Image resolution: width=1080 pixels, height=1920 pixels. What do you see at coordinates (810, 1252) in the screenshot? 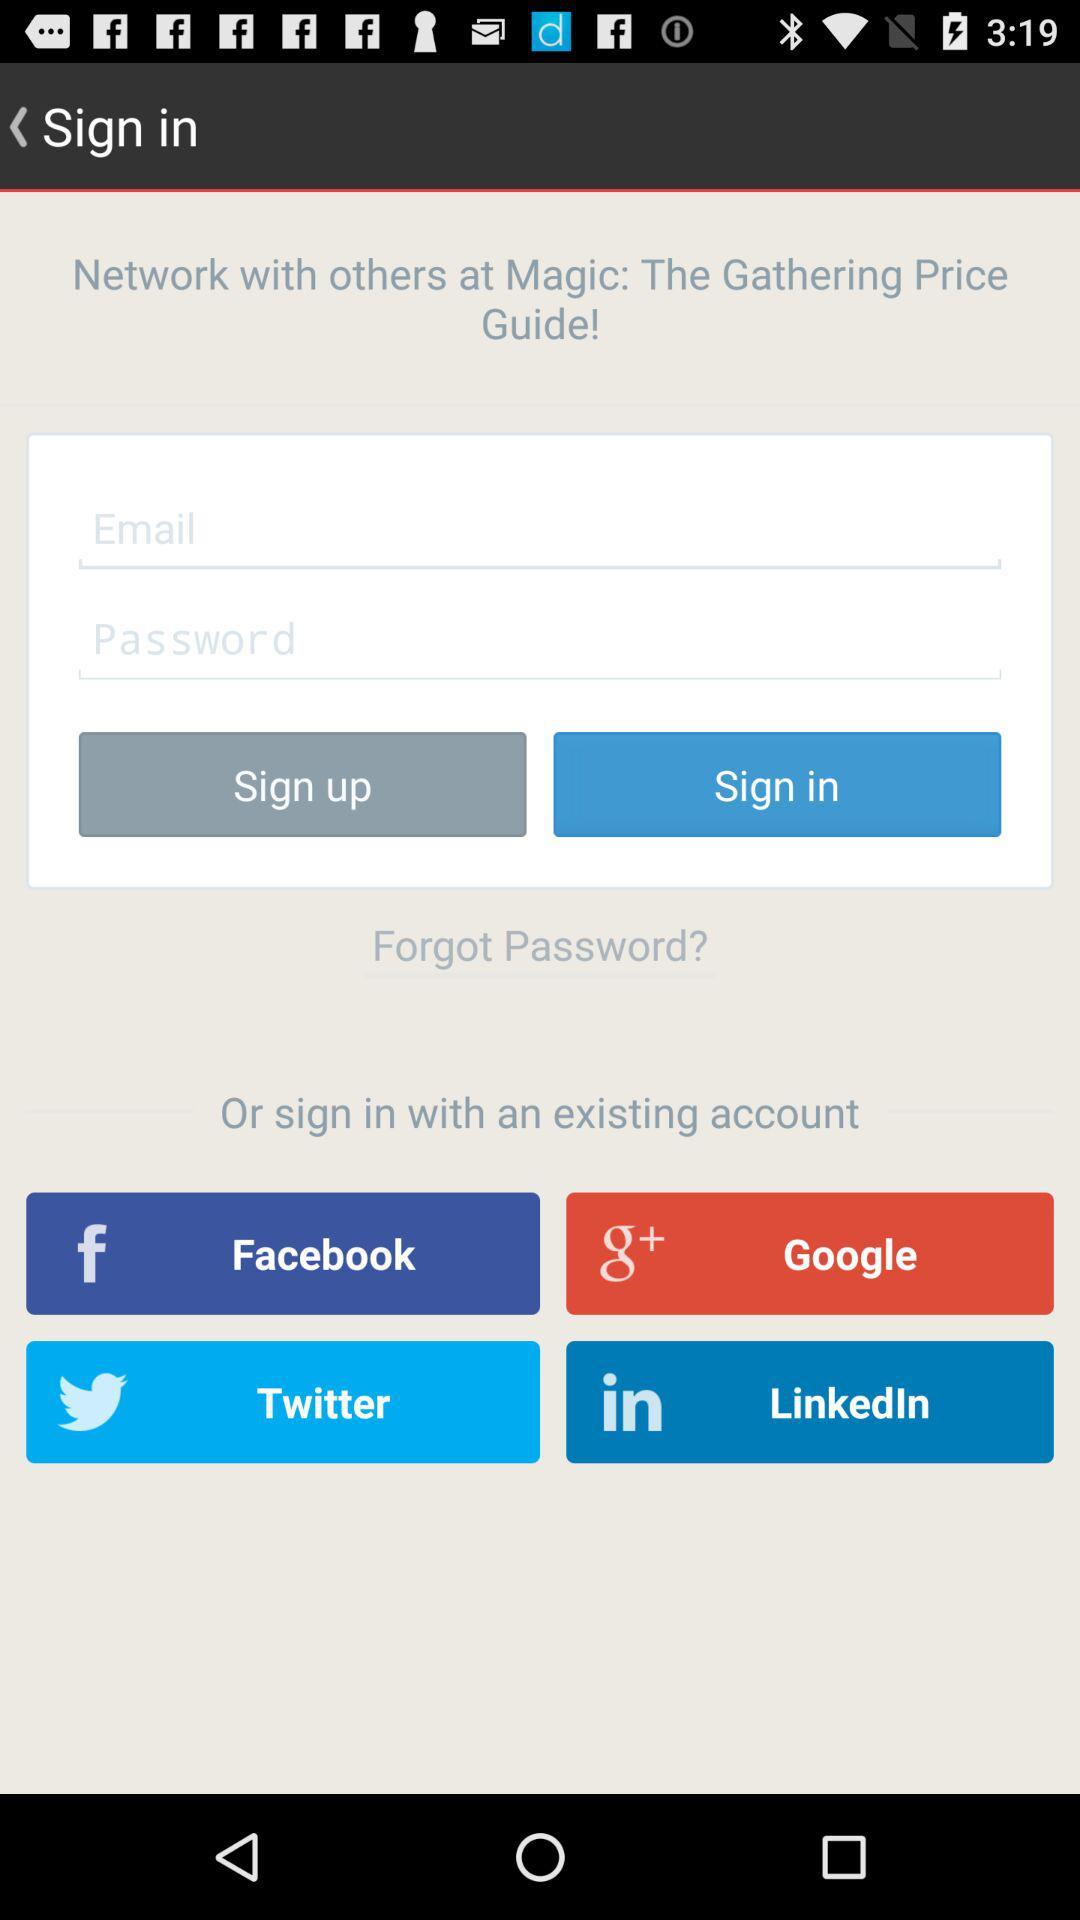
I see `google app` at bounding box center [810, 1252].